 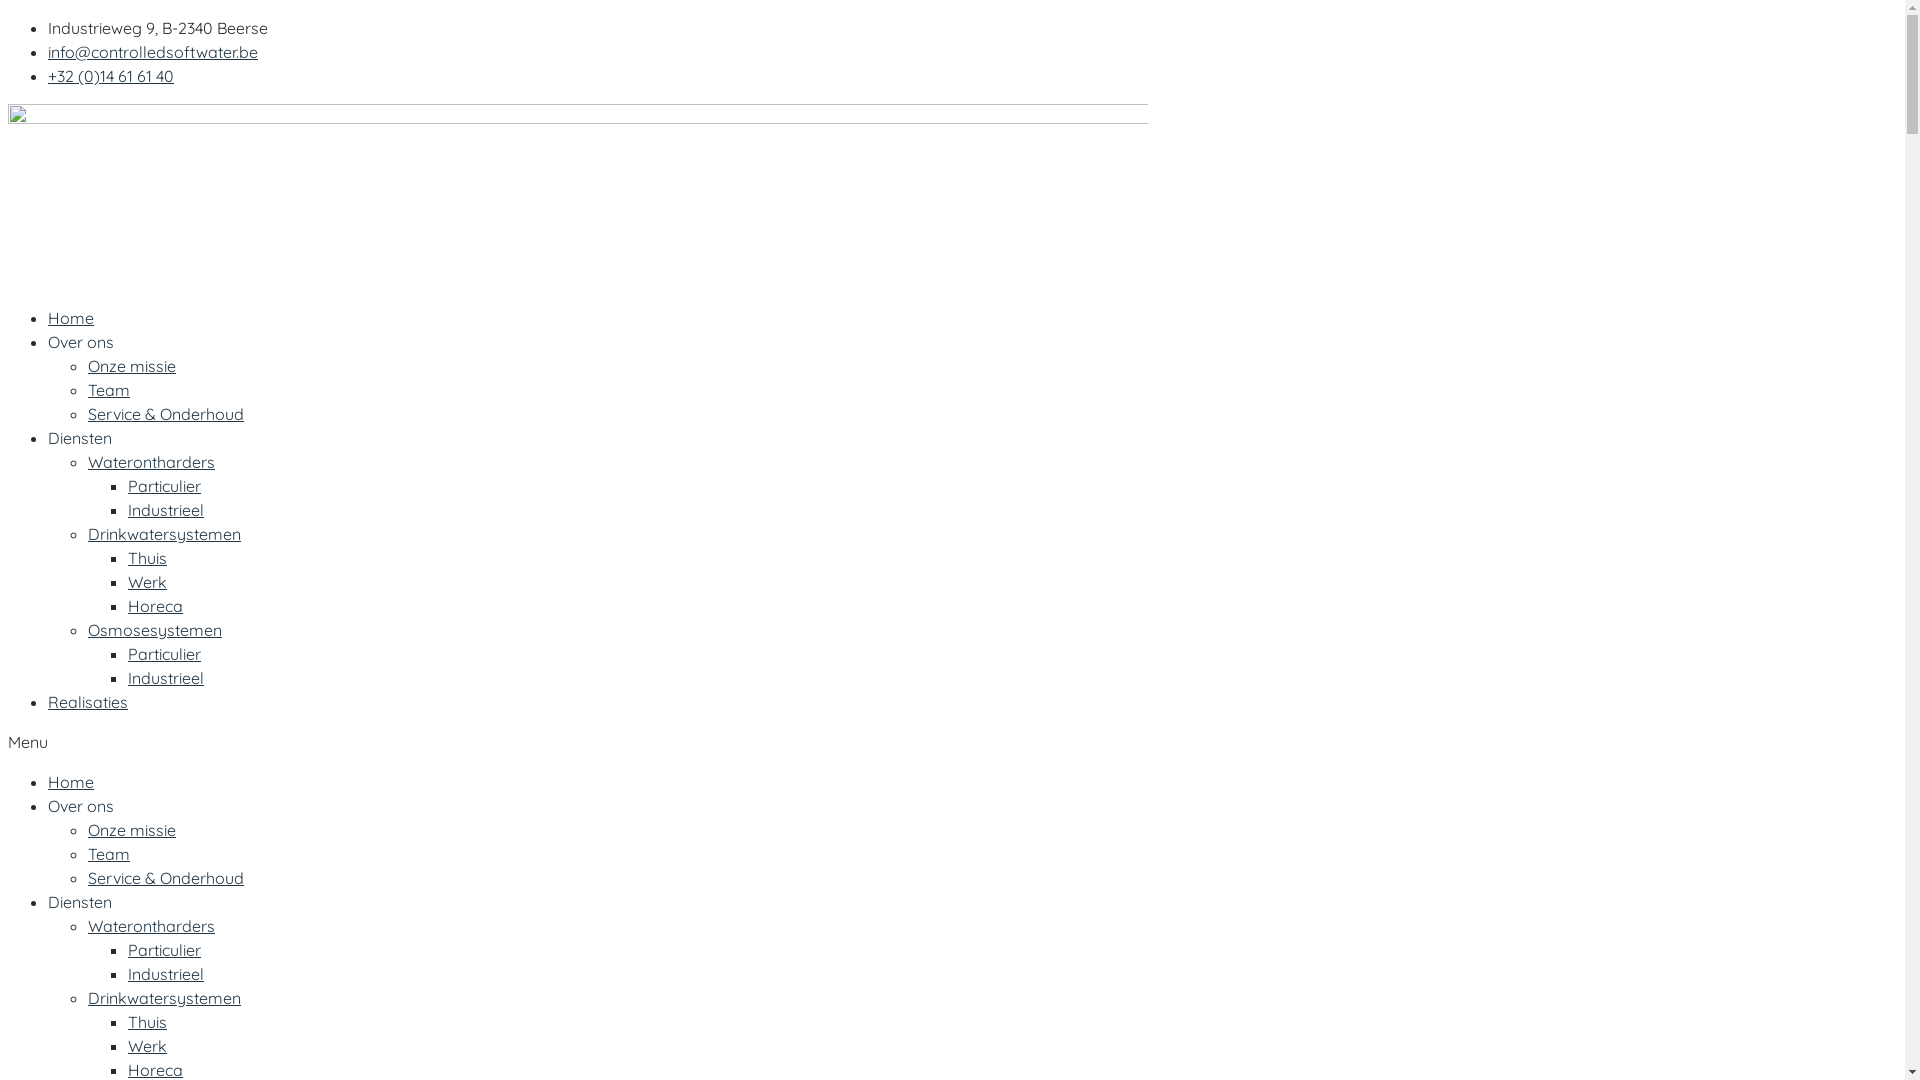 I want to click on 'Particulier', so click(x=164, y=948).